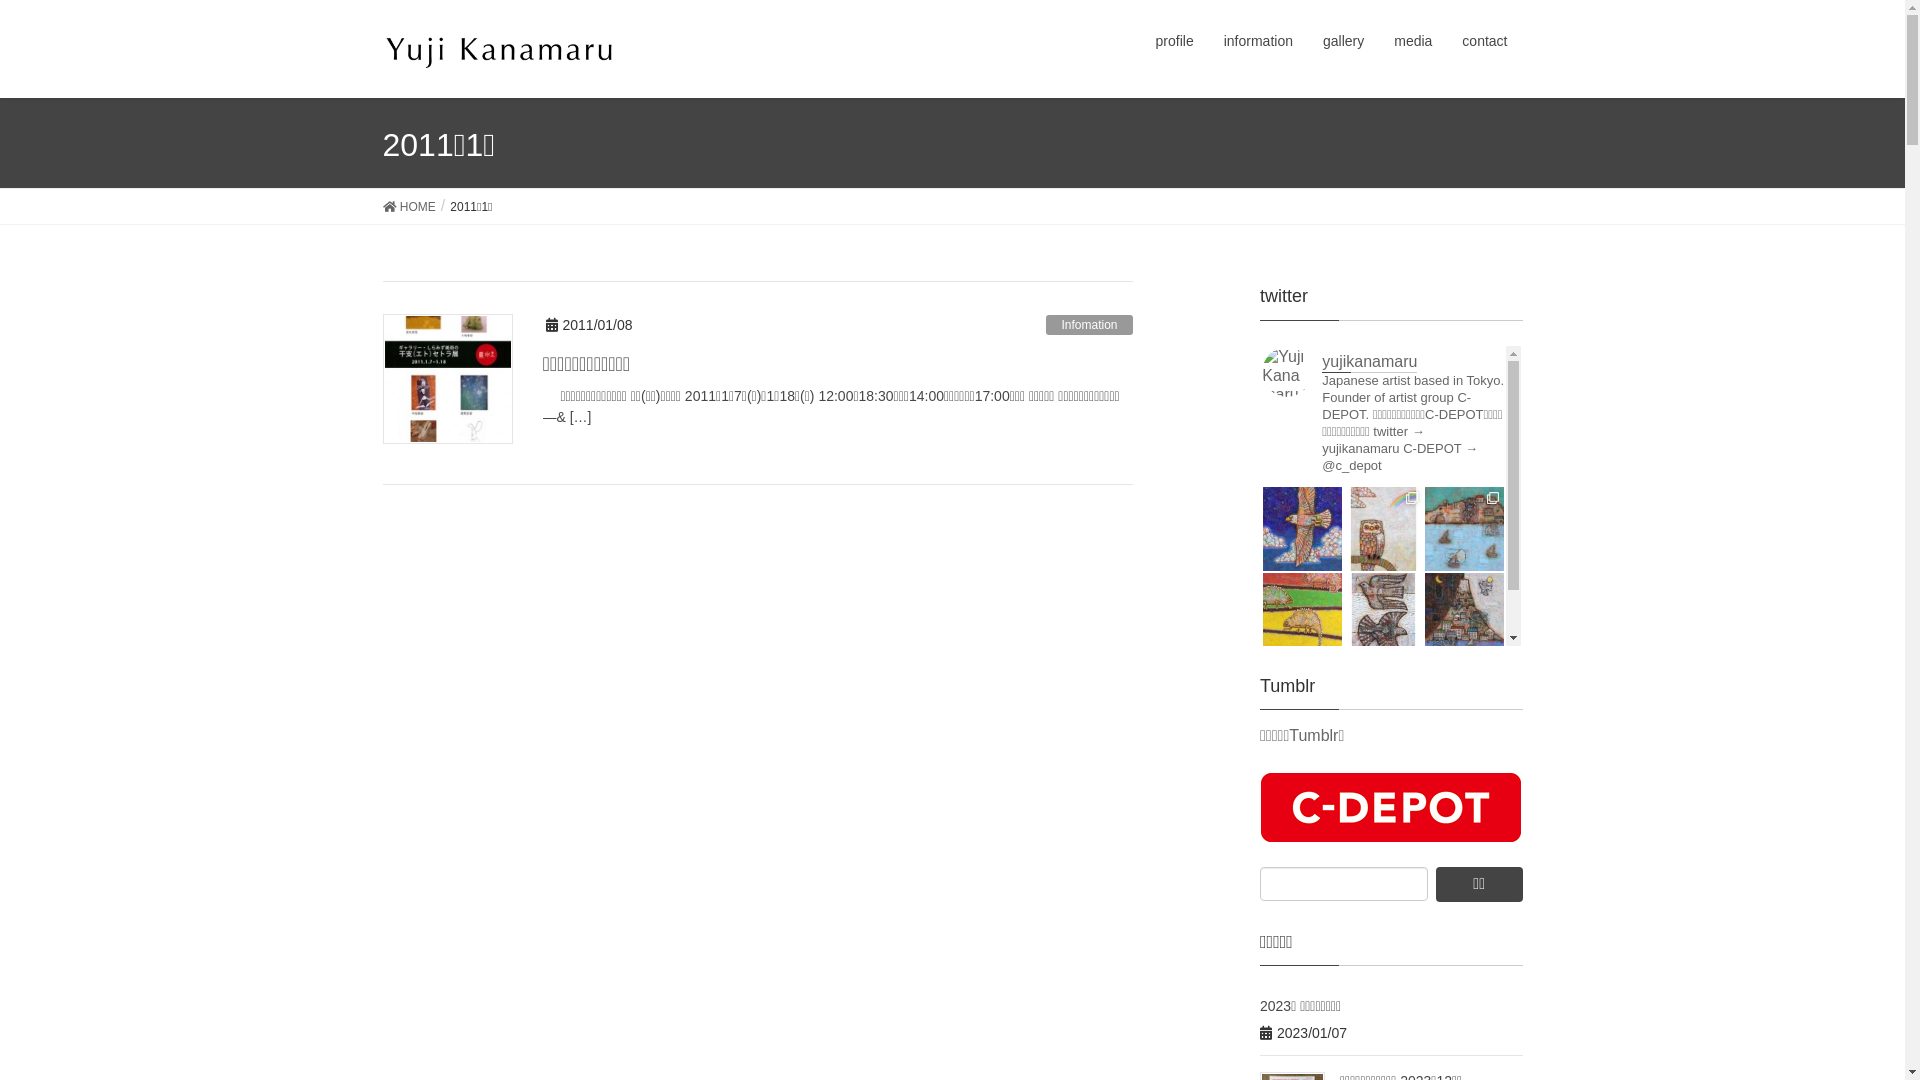 Image resolution: width=1920 pixels, height=1080 pixels. I want to click on 'information', so click(1257, 41).